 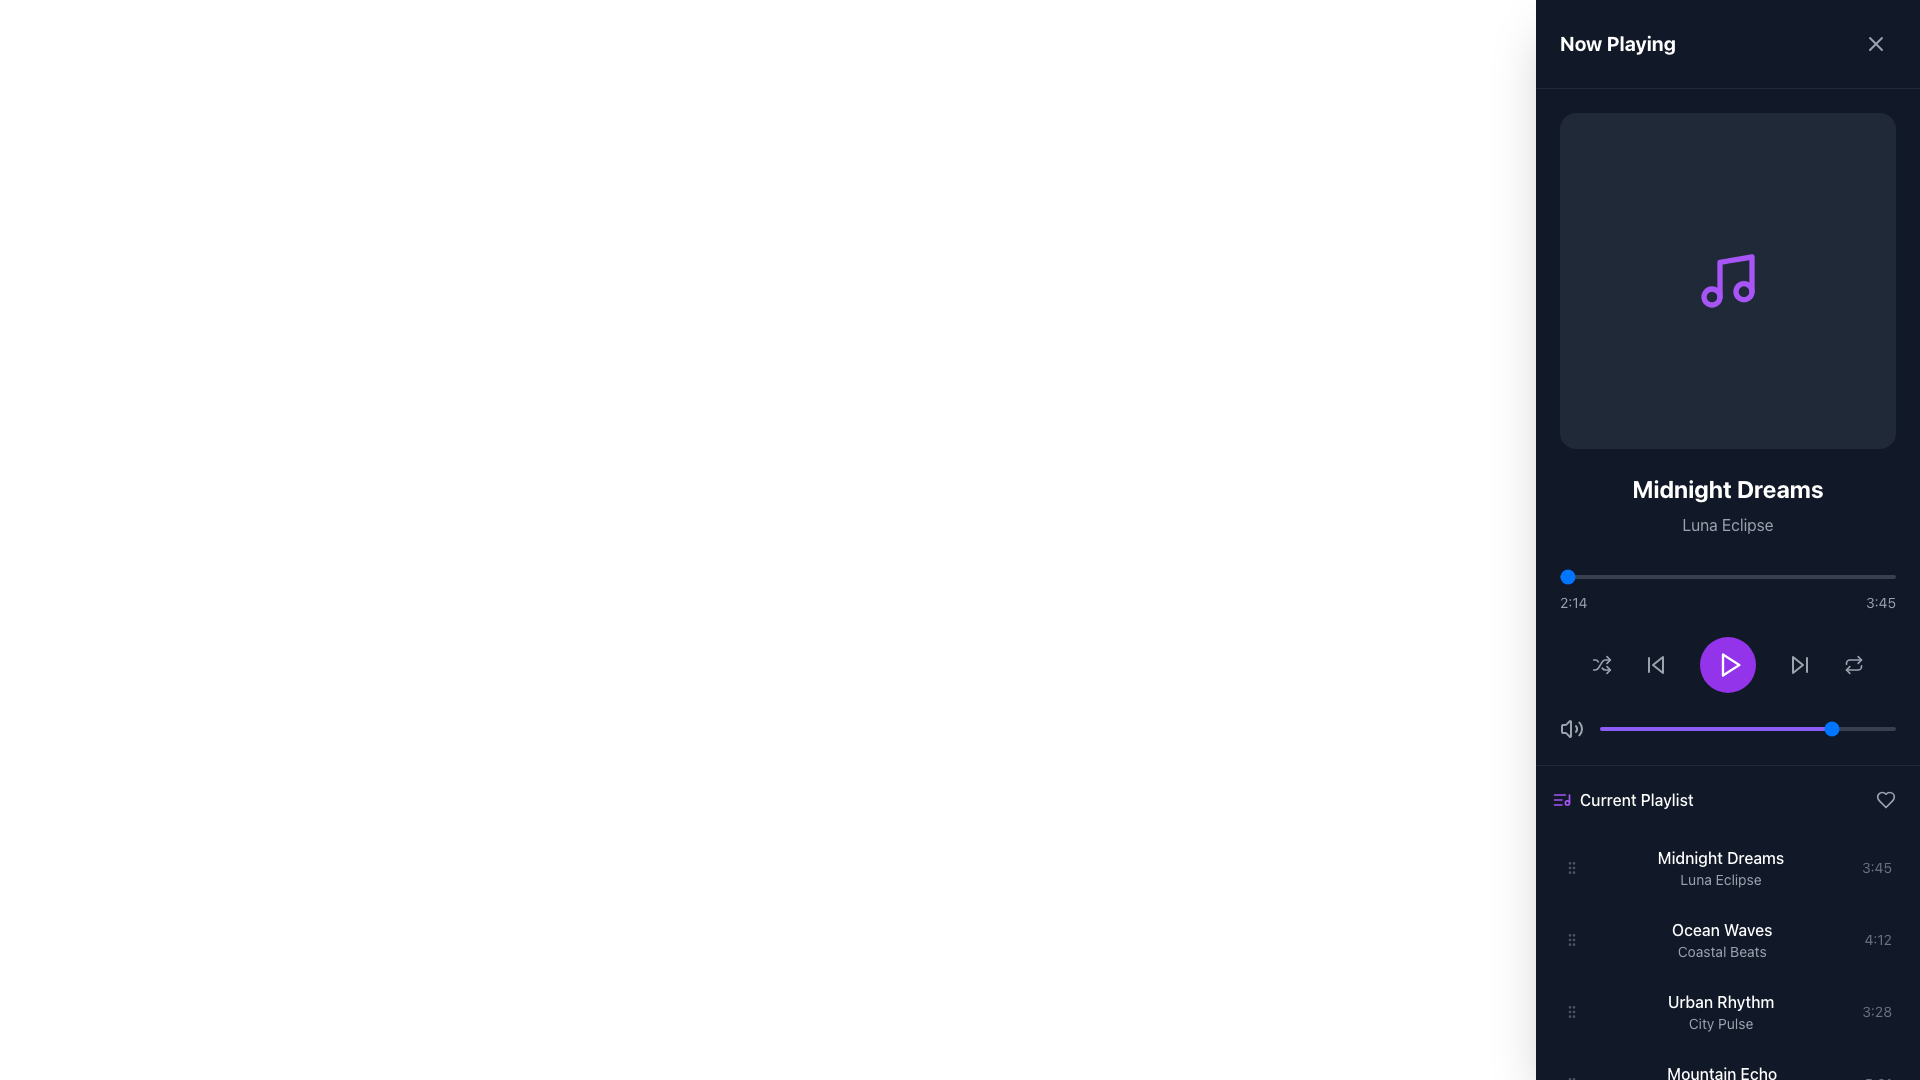 I want to click on the triangular-shaped purple play icon located at the lower center of the interface for visual feedback, so click(x=1730, y=664).